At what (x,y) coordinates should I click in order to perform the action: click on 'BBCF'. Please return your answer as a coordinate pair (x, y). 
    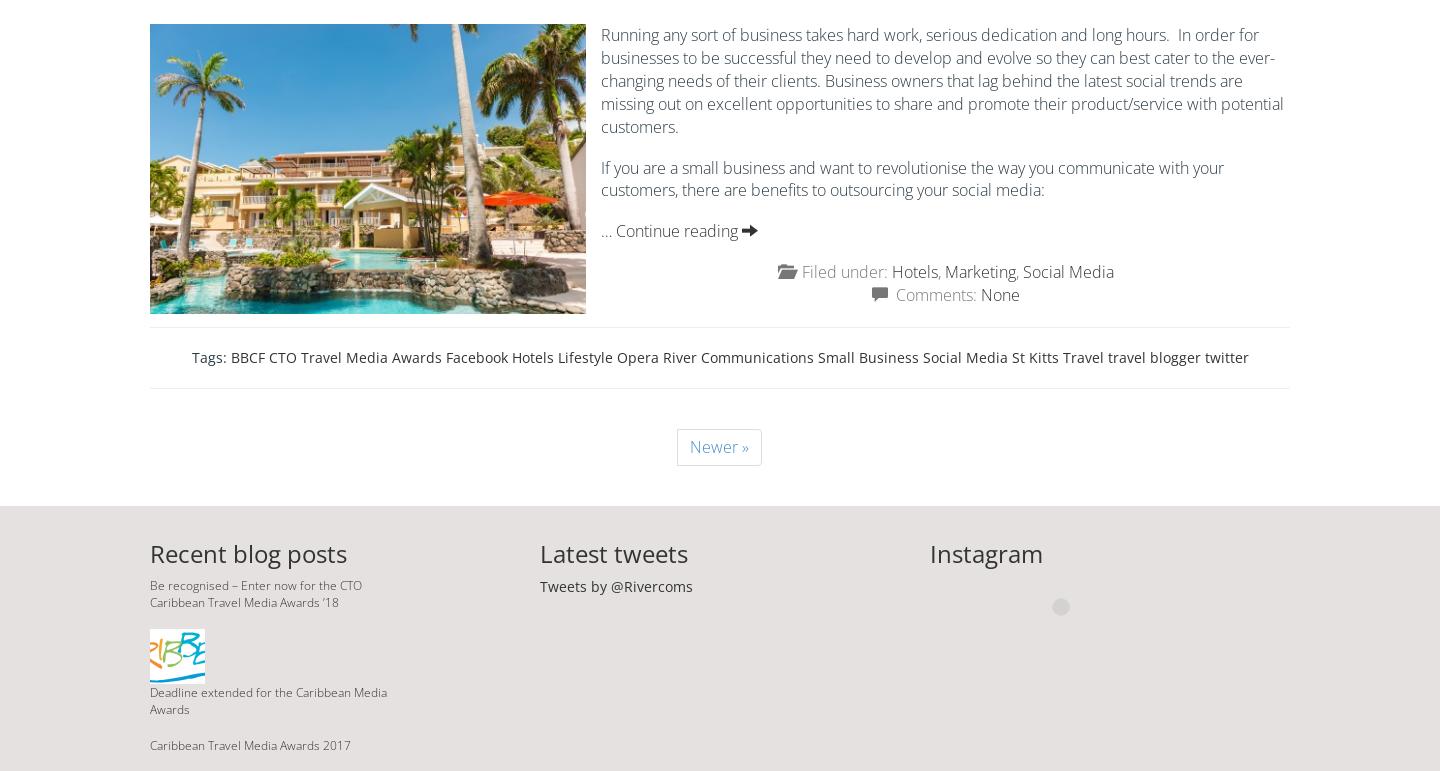
    Looking at the image, I should click on (245, 356).